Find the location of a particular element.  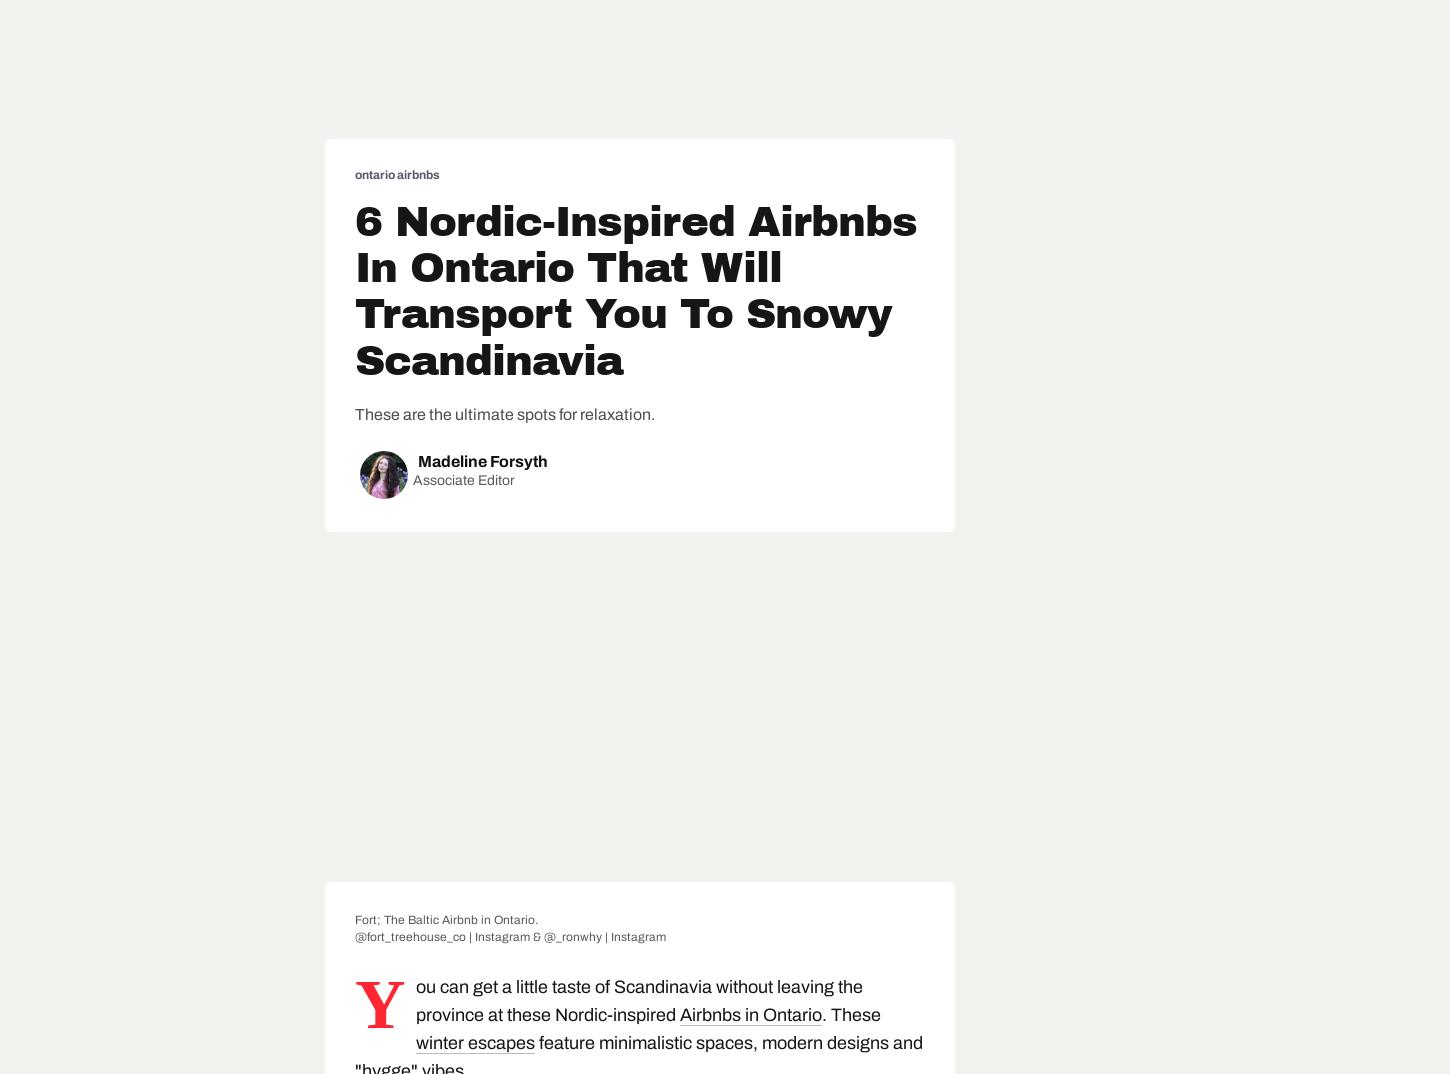

'You can get a little taste of Scandinavia without leaving the province at these Nordic-inspired' is located at coordinates (607, 1003).